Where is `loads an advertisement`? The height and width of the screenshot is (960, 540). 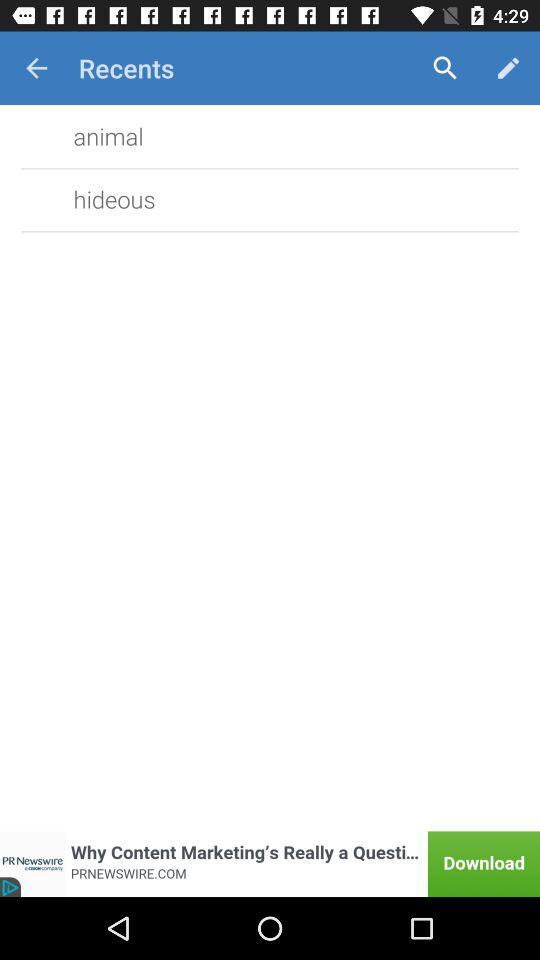 loads an advertisement is located at coordinates (270, 863).